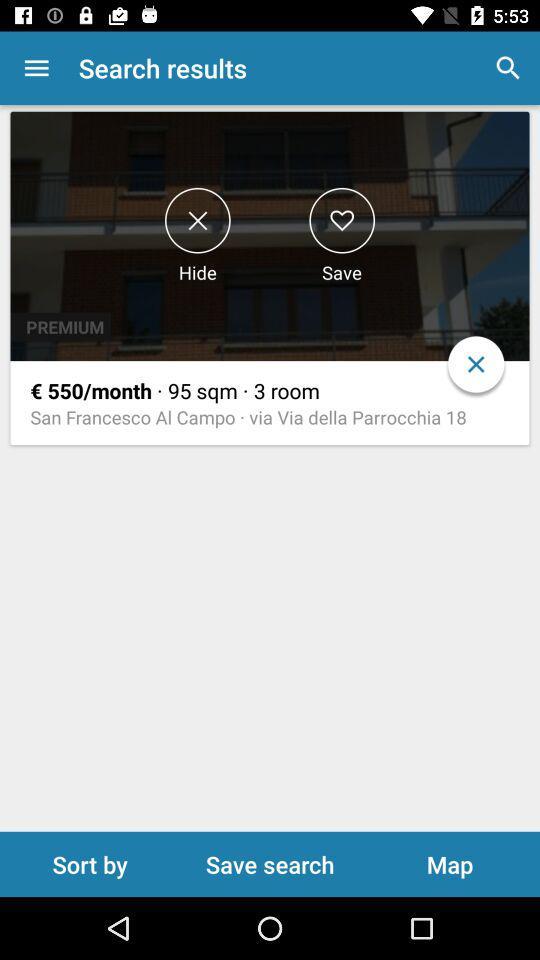  What do you see at coordinates (341, 220) in the screenshot?
I see `search results` at bounding box center [341, 220].